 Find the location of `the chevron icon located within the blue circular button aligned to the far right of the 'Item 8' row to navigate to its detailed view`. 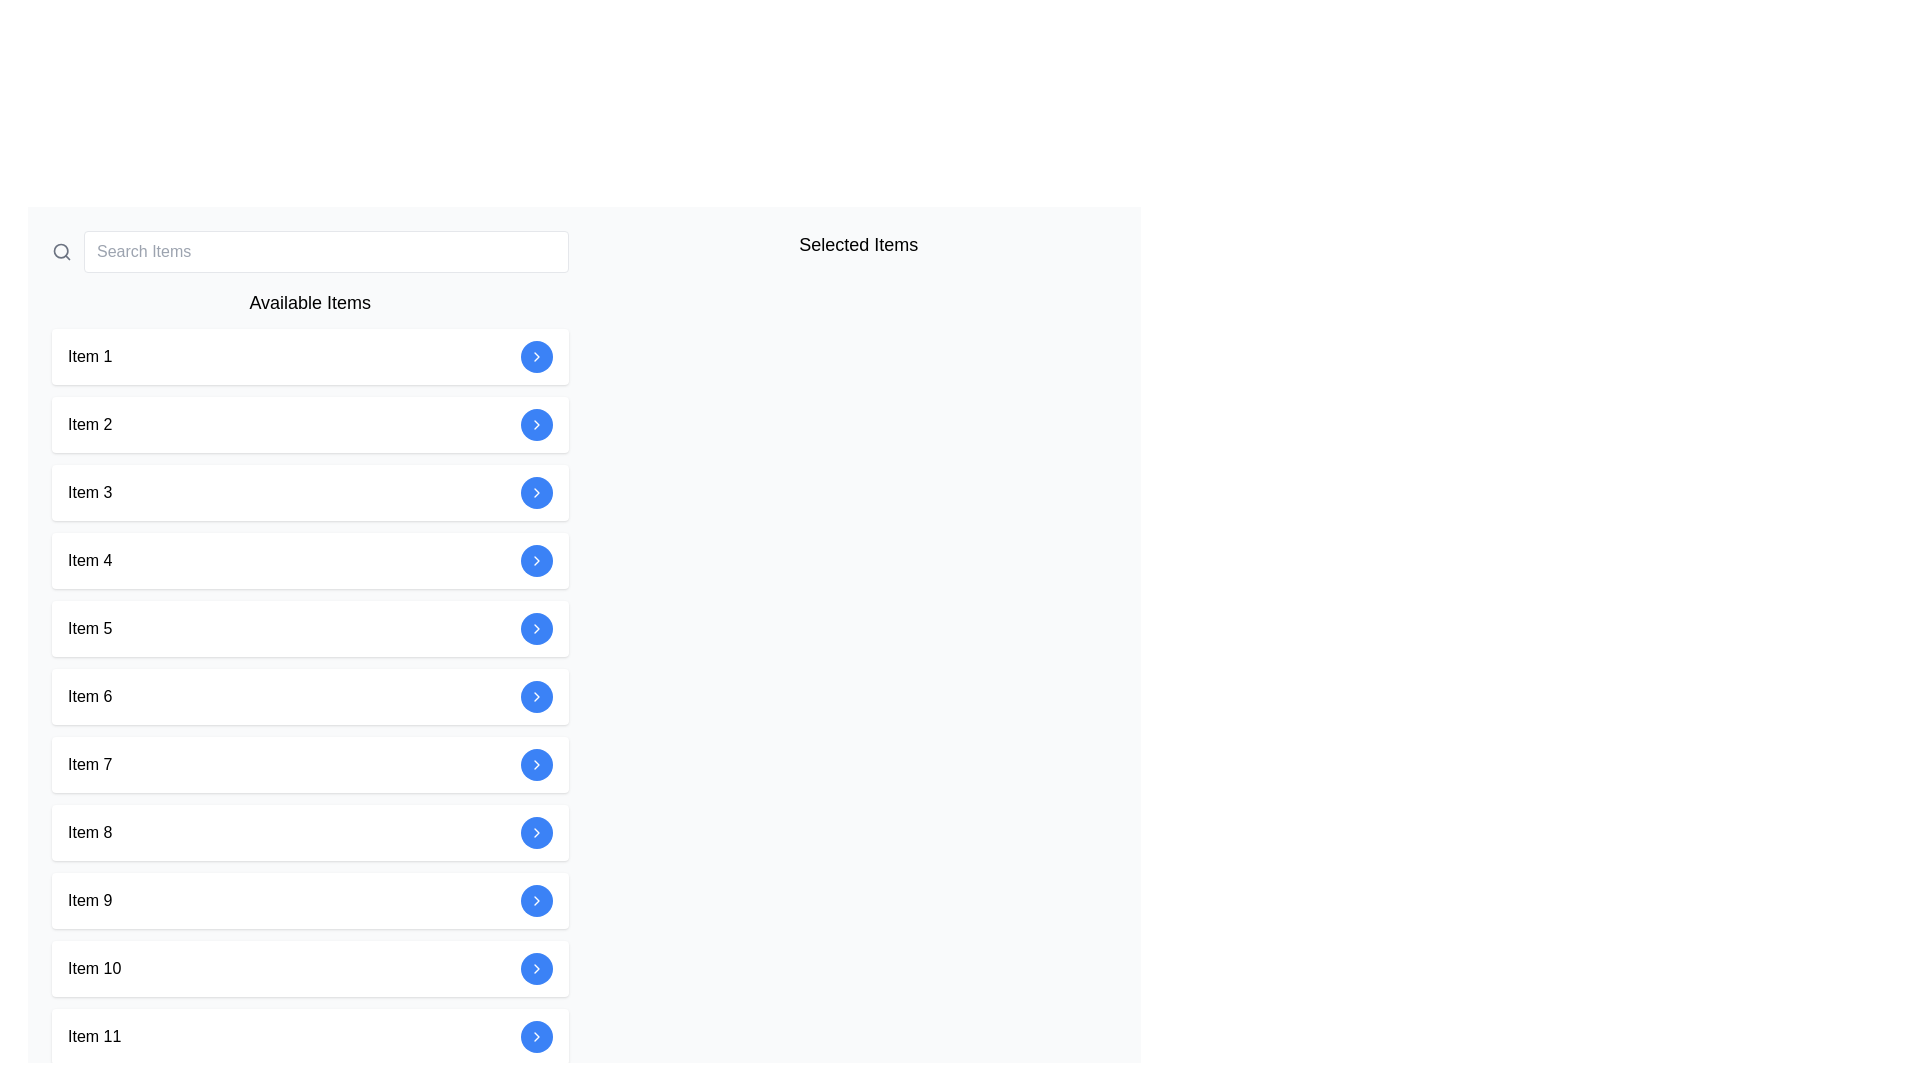

the chevron icon located within the blue circular button aligned to the far right of the 'Item 8' row to navigate to its detailed view is located at coordinates (536, 833).